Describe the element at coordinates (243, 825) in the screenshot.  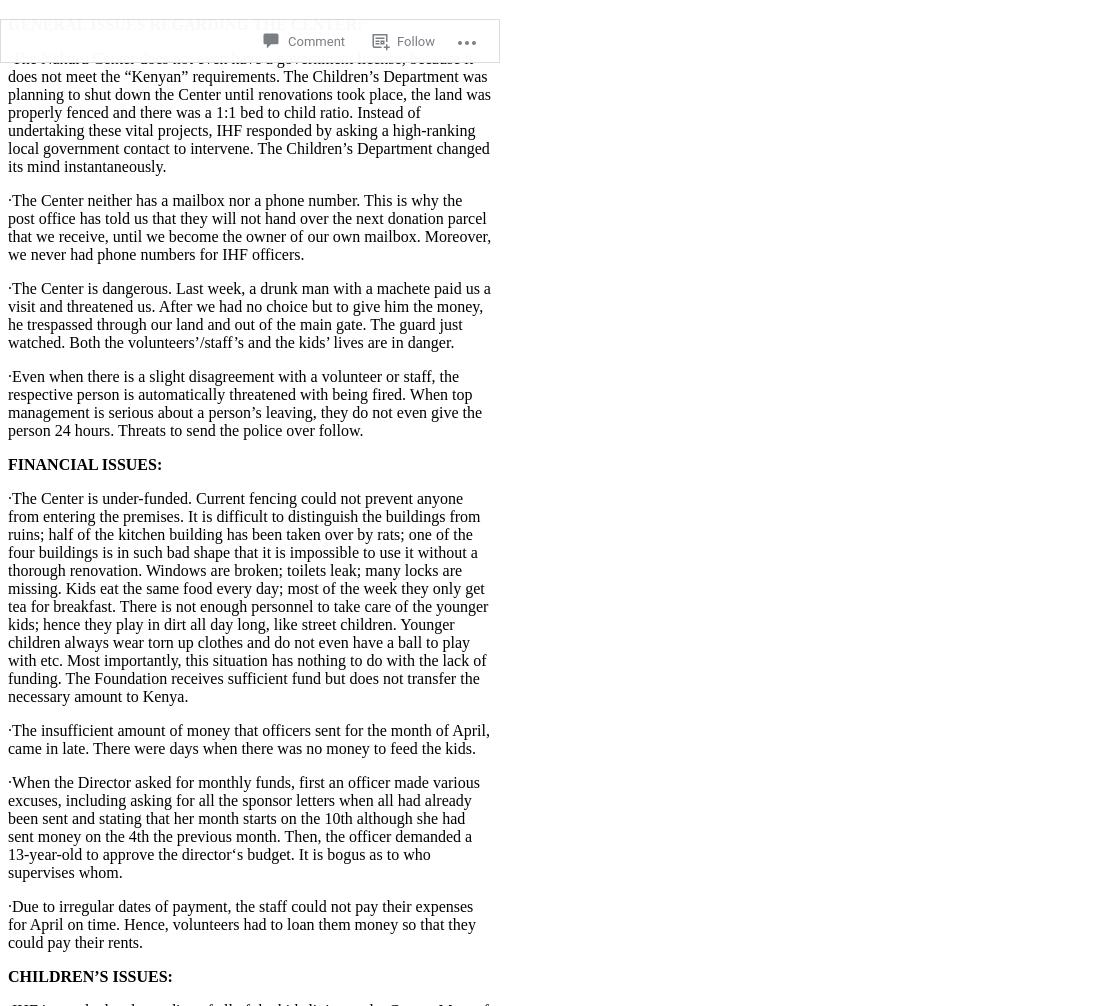
I see `'·When the Director asked for monthly funds, first an officer made various excuses, including asking for all the sponsor letters when all had already been sent and stating that her month starts on the 10th although she had sent money on the 4th the previous month. Then, the officer demanded a 13-year-old to approve the director‘s budget. It is bogus as to who supervises whom.'` at that location.